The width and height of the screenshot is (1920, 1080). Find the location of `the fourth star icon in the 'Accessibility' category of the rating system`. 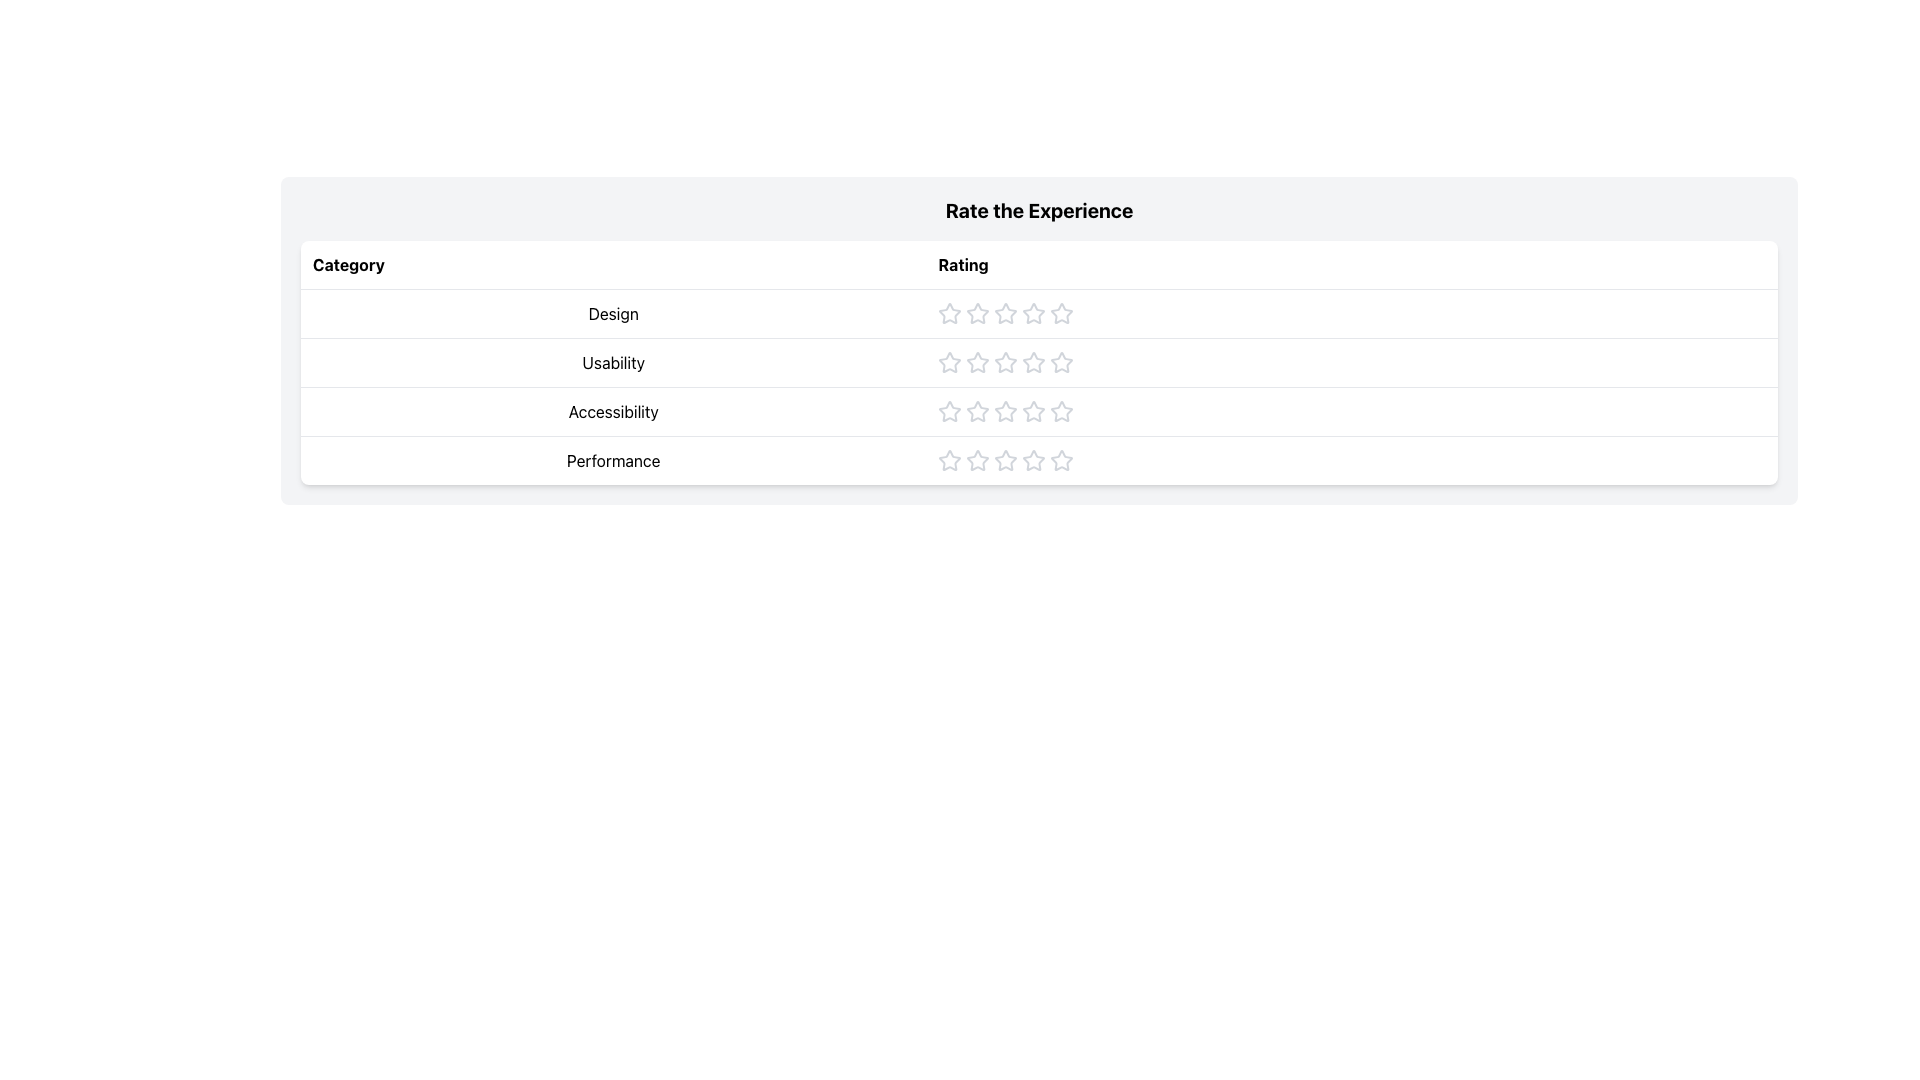

the fourth star icon in the 'Accessibility' category of the rating system is located at coordinates (1034, 410).